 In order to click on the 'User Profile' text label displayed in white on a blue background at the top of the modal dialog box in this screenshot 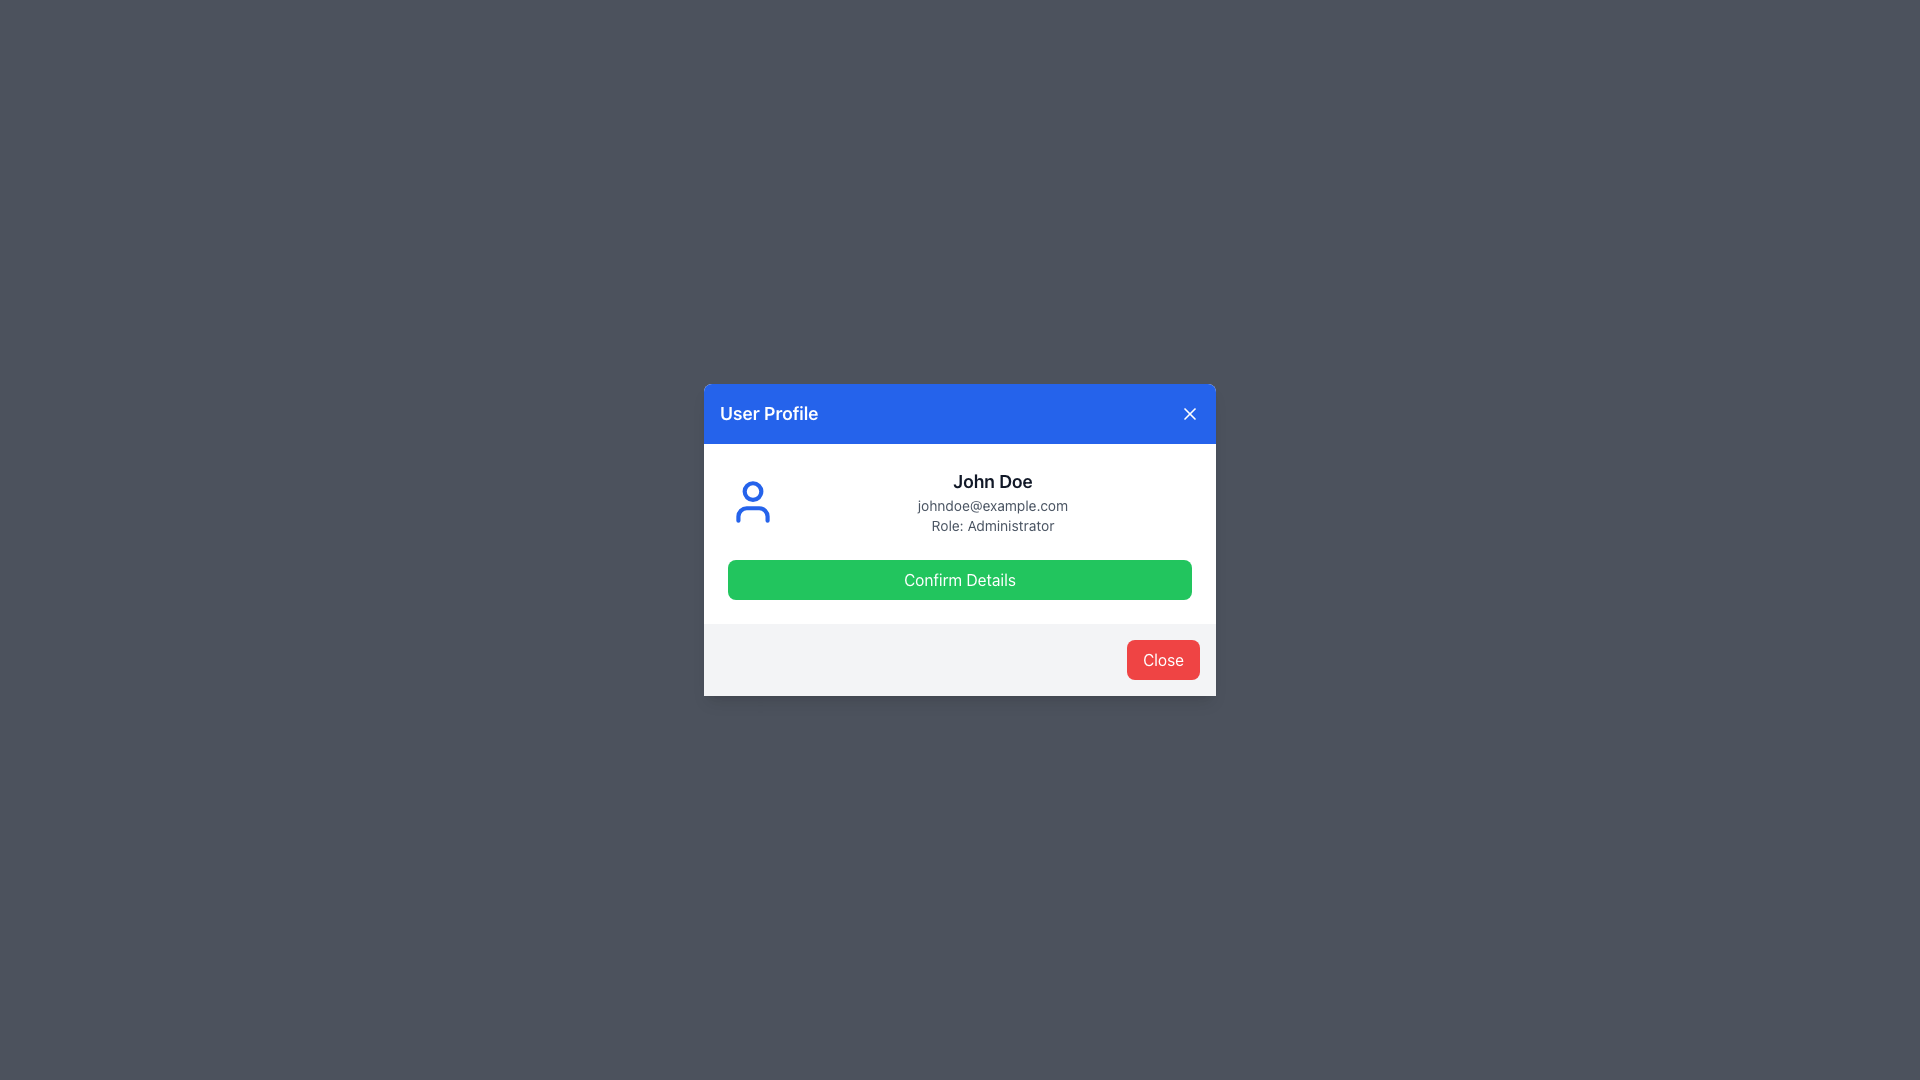, I will do `click(768, 412)`.